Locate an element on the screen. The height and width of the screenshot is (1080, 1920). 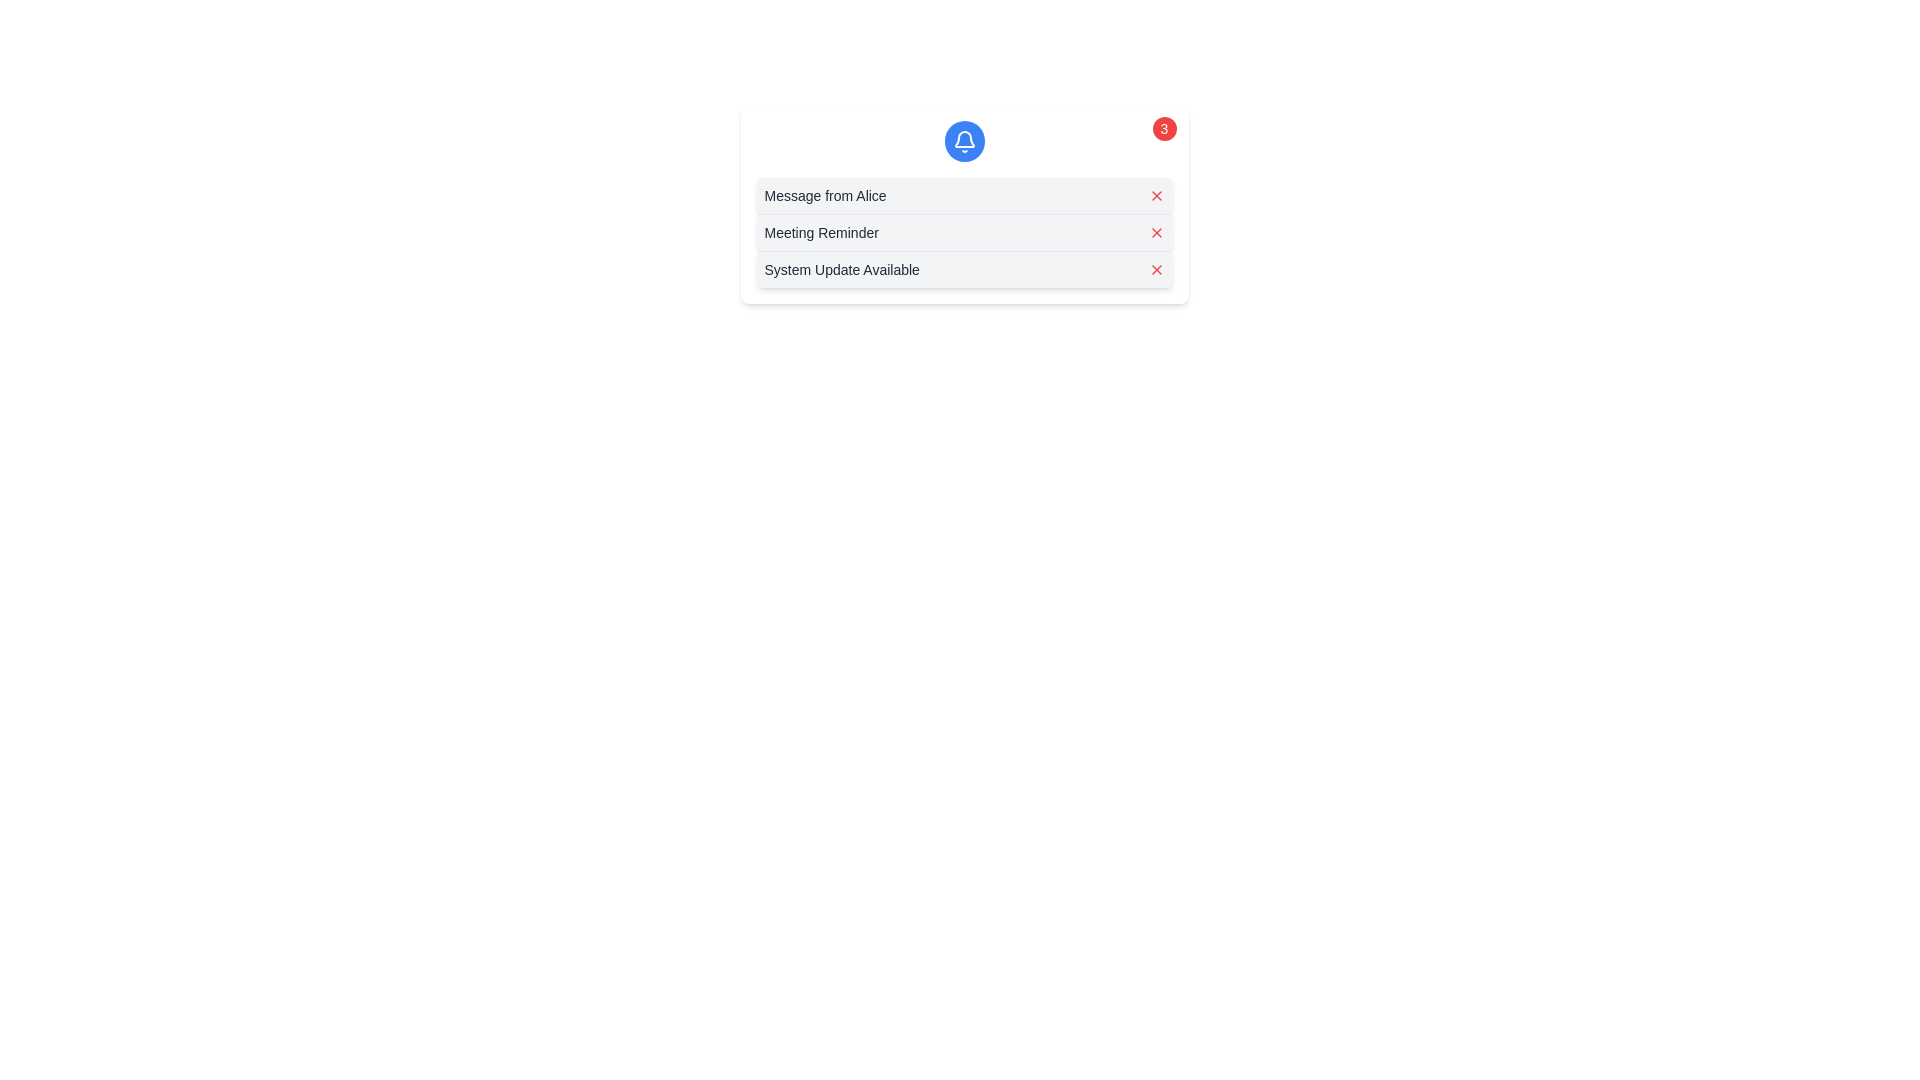
the circular blue button with a white bell icon located at the top-center of the notification panel is located at coordinates (964, 140).